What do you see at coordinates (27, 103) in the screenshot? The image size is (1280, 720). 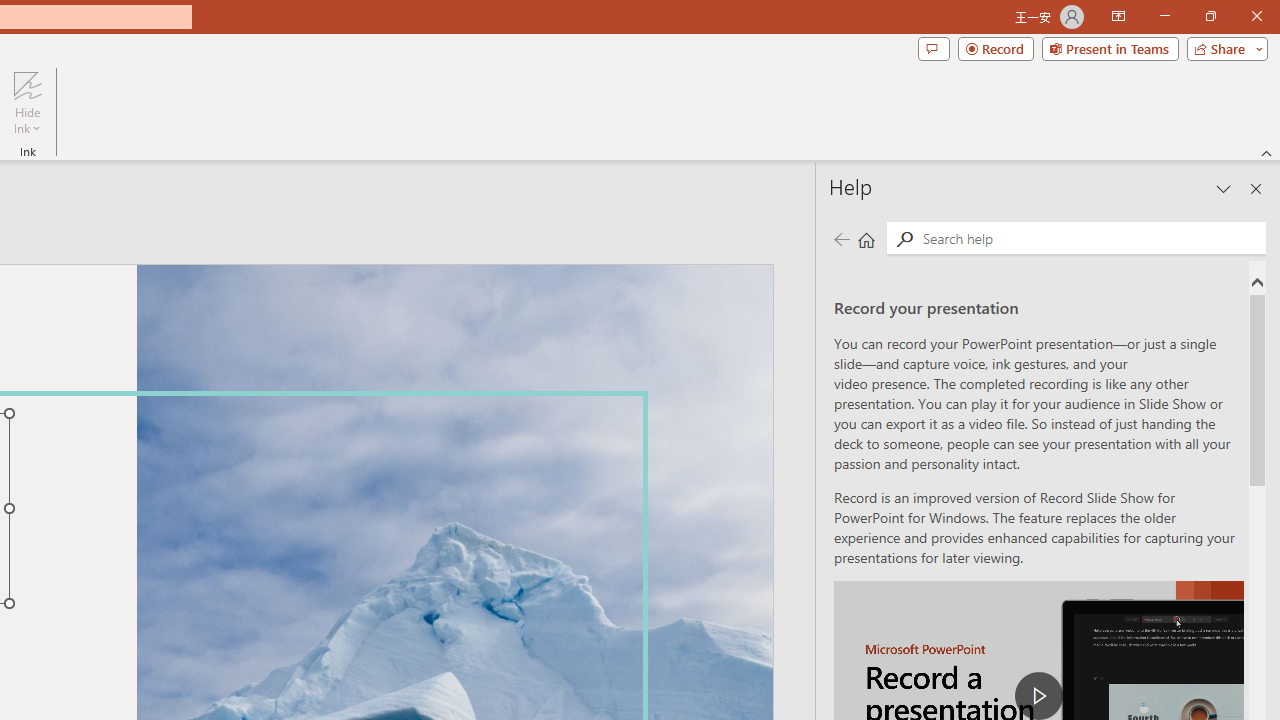 I see `'Hide Ink'` at bounding box center [27, 103].